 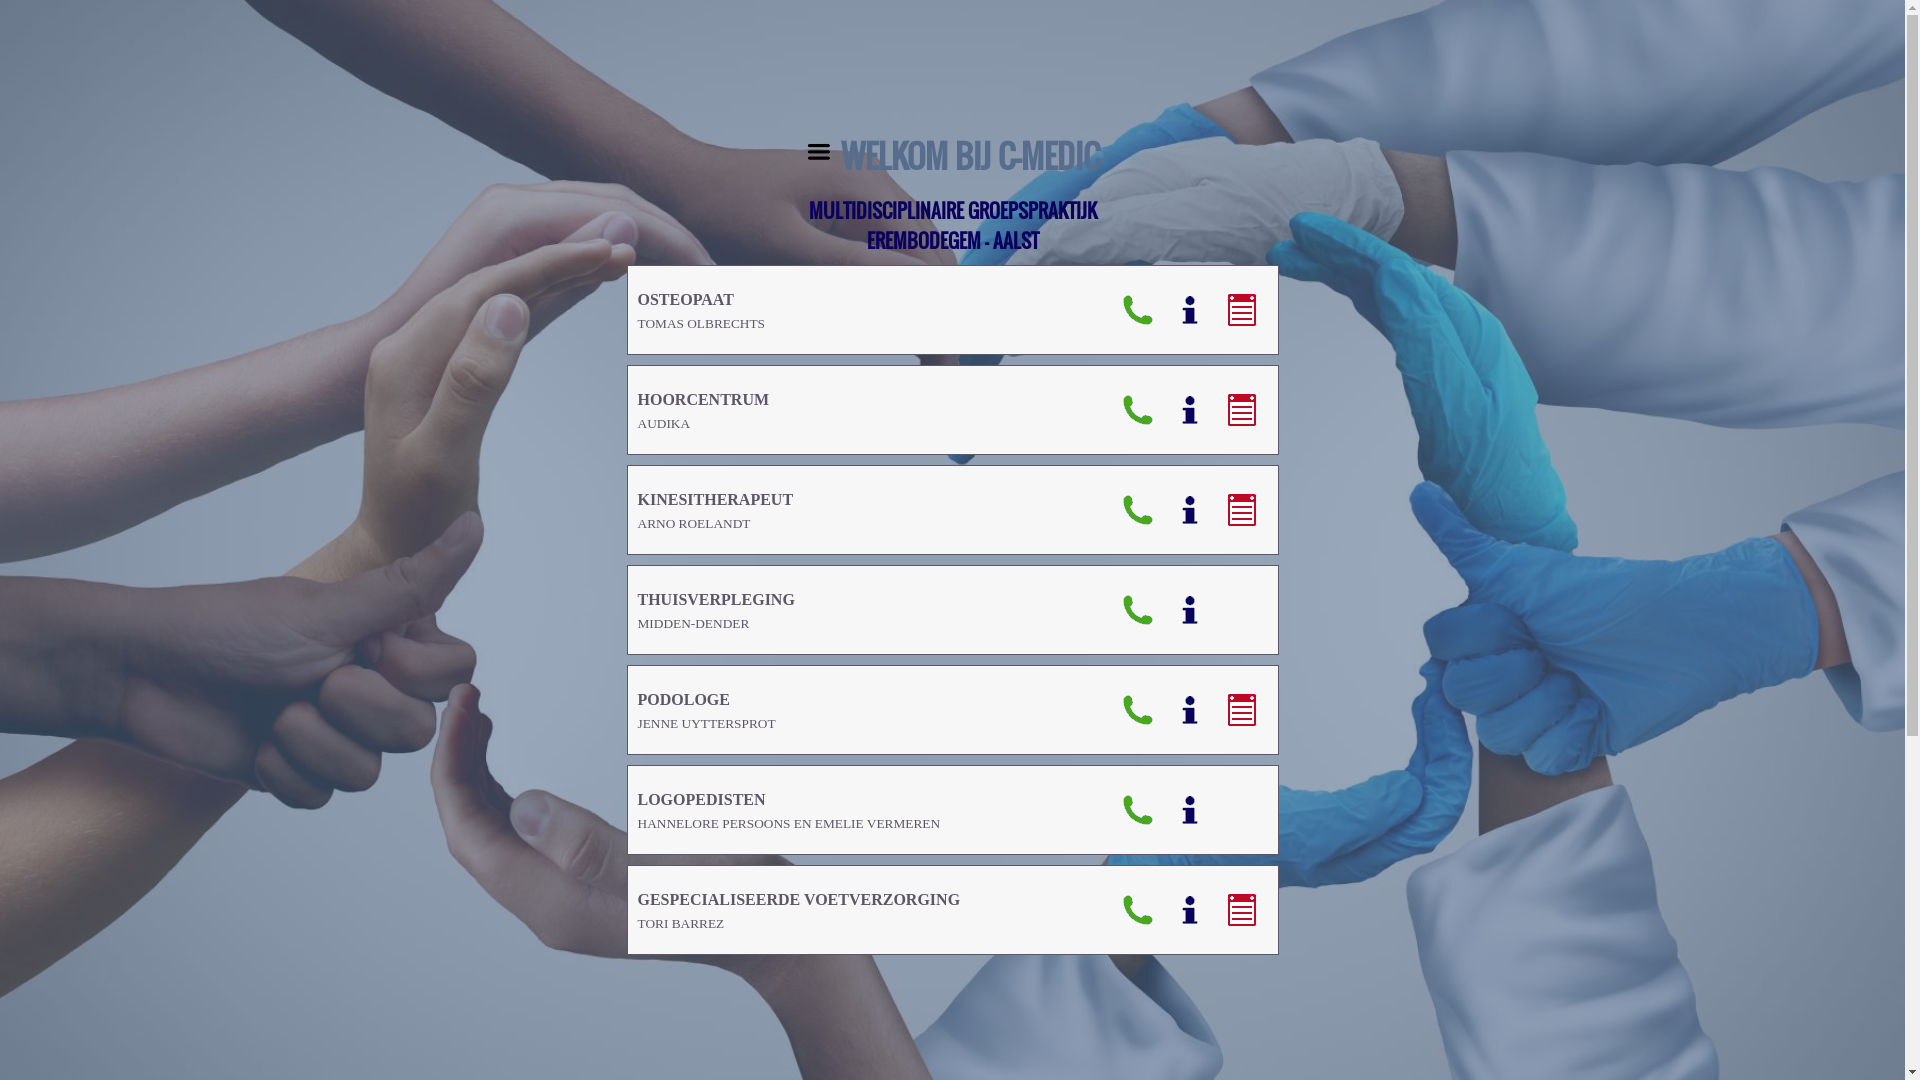 What do you see at coordinates (1190, 309) in the screenshot?
I see `'Info'` at bounding box center [1190, 309].